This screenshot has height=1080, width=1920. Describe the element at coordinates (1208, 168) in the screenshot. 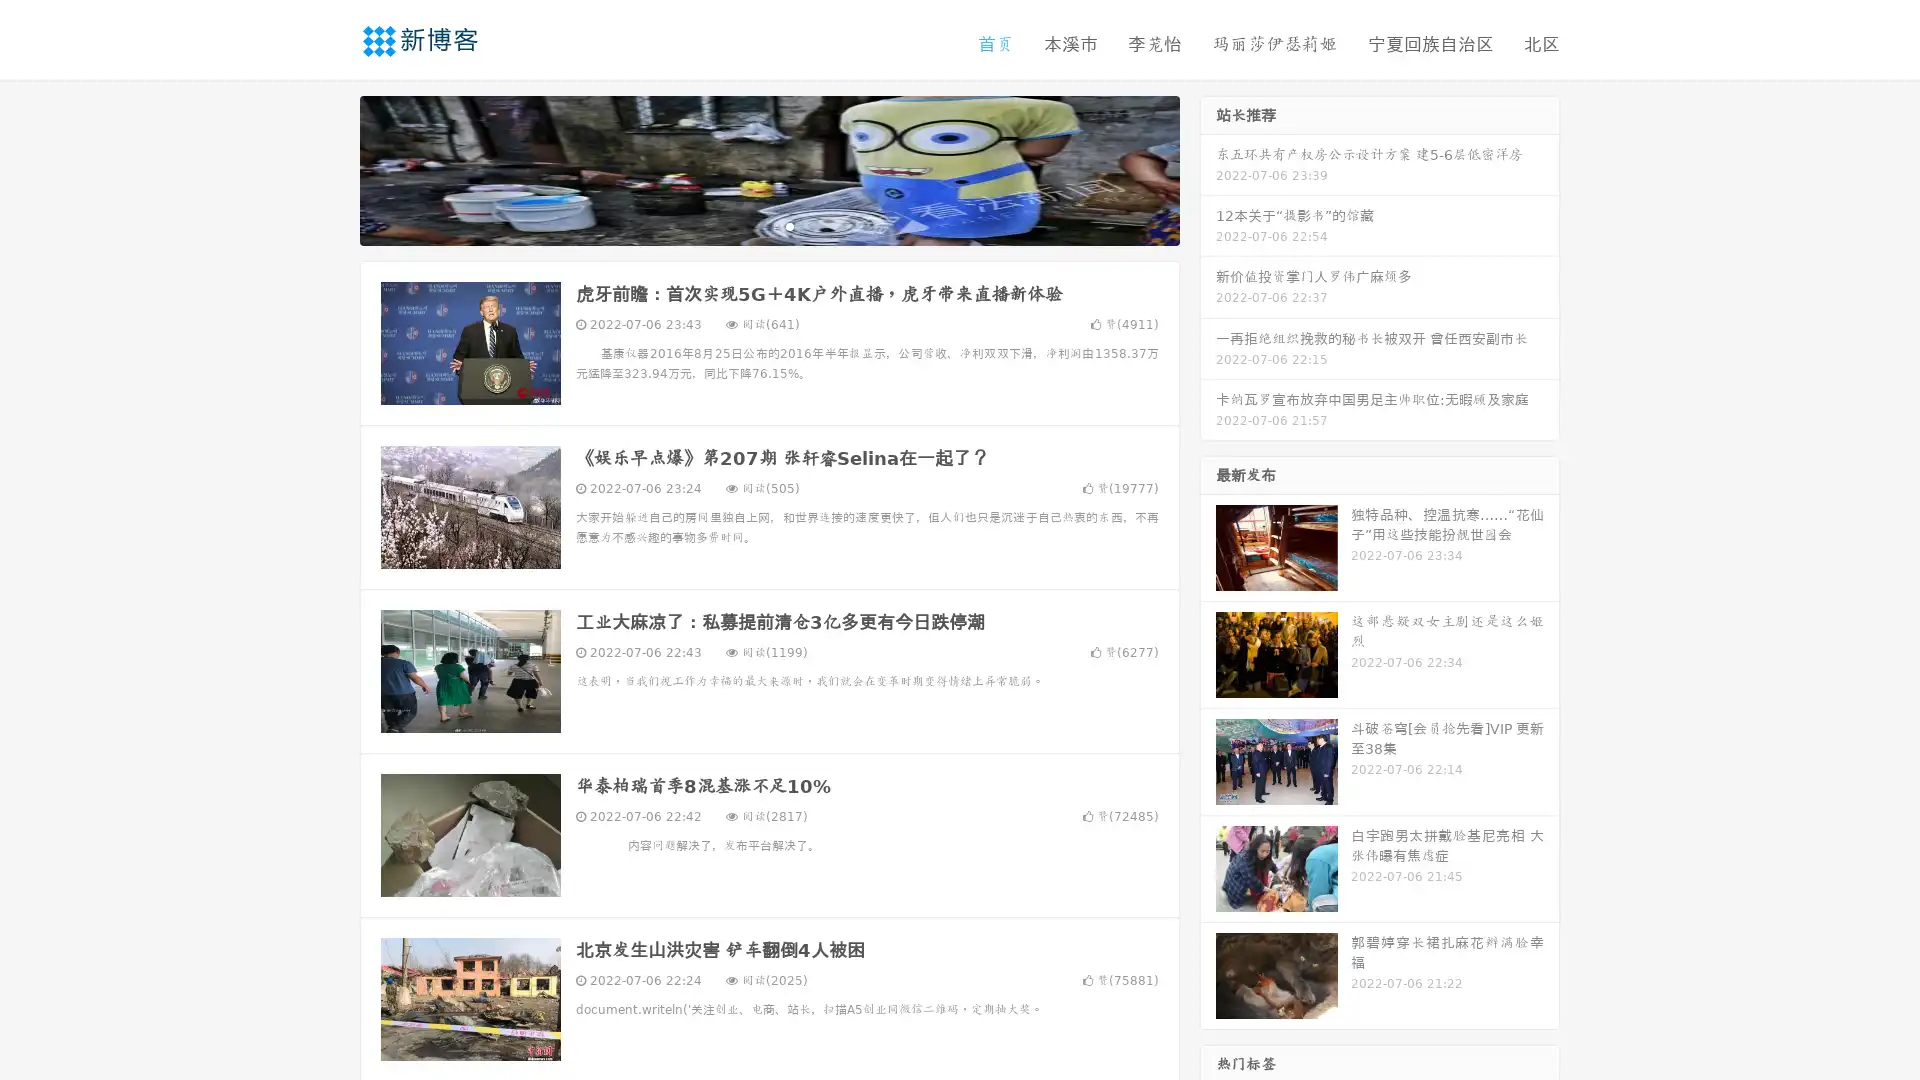

I see `Next slide` at that location.